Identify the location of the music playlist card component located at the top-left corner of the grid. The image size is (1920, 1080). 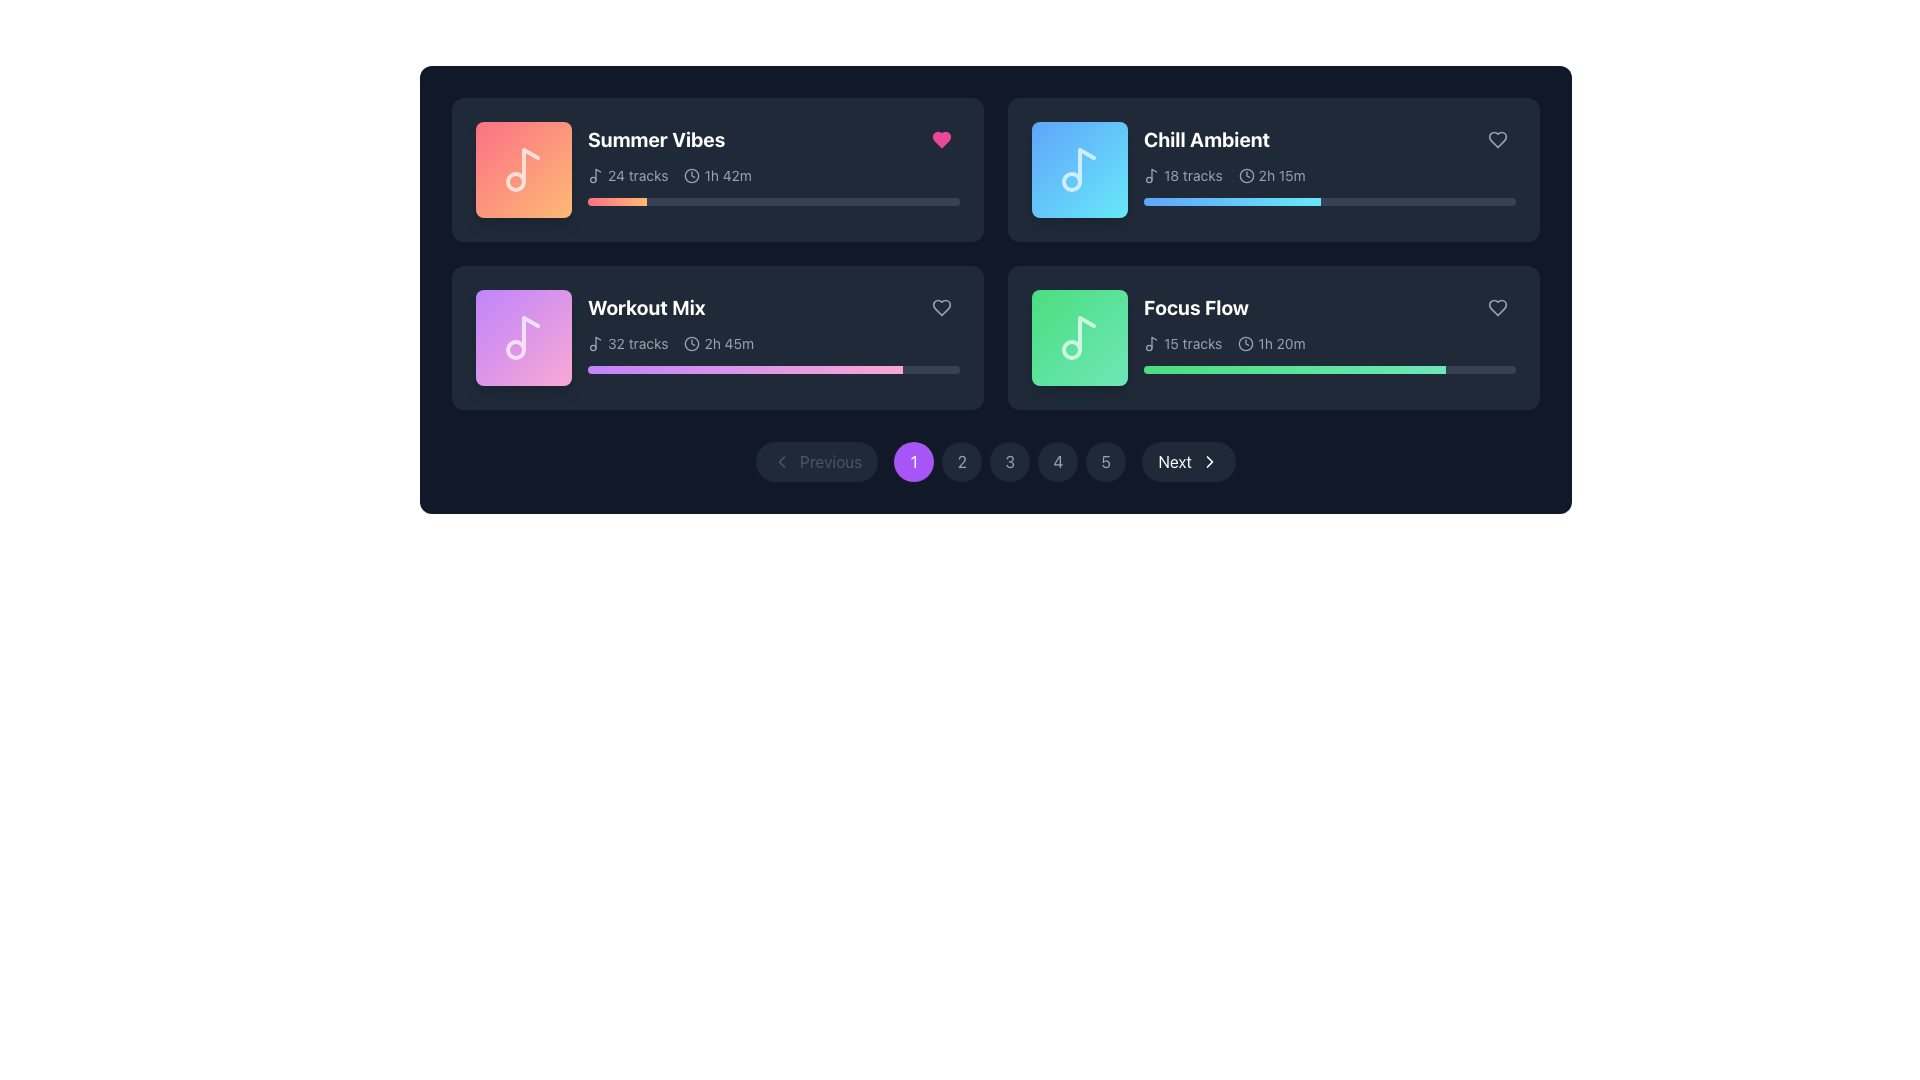
(718, 168).